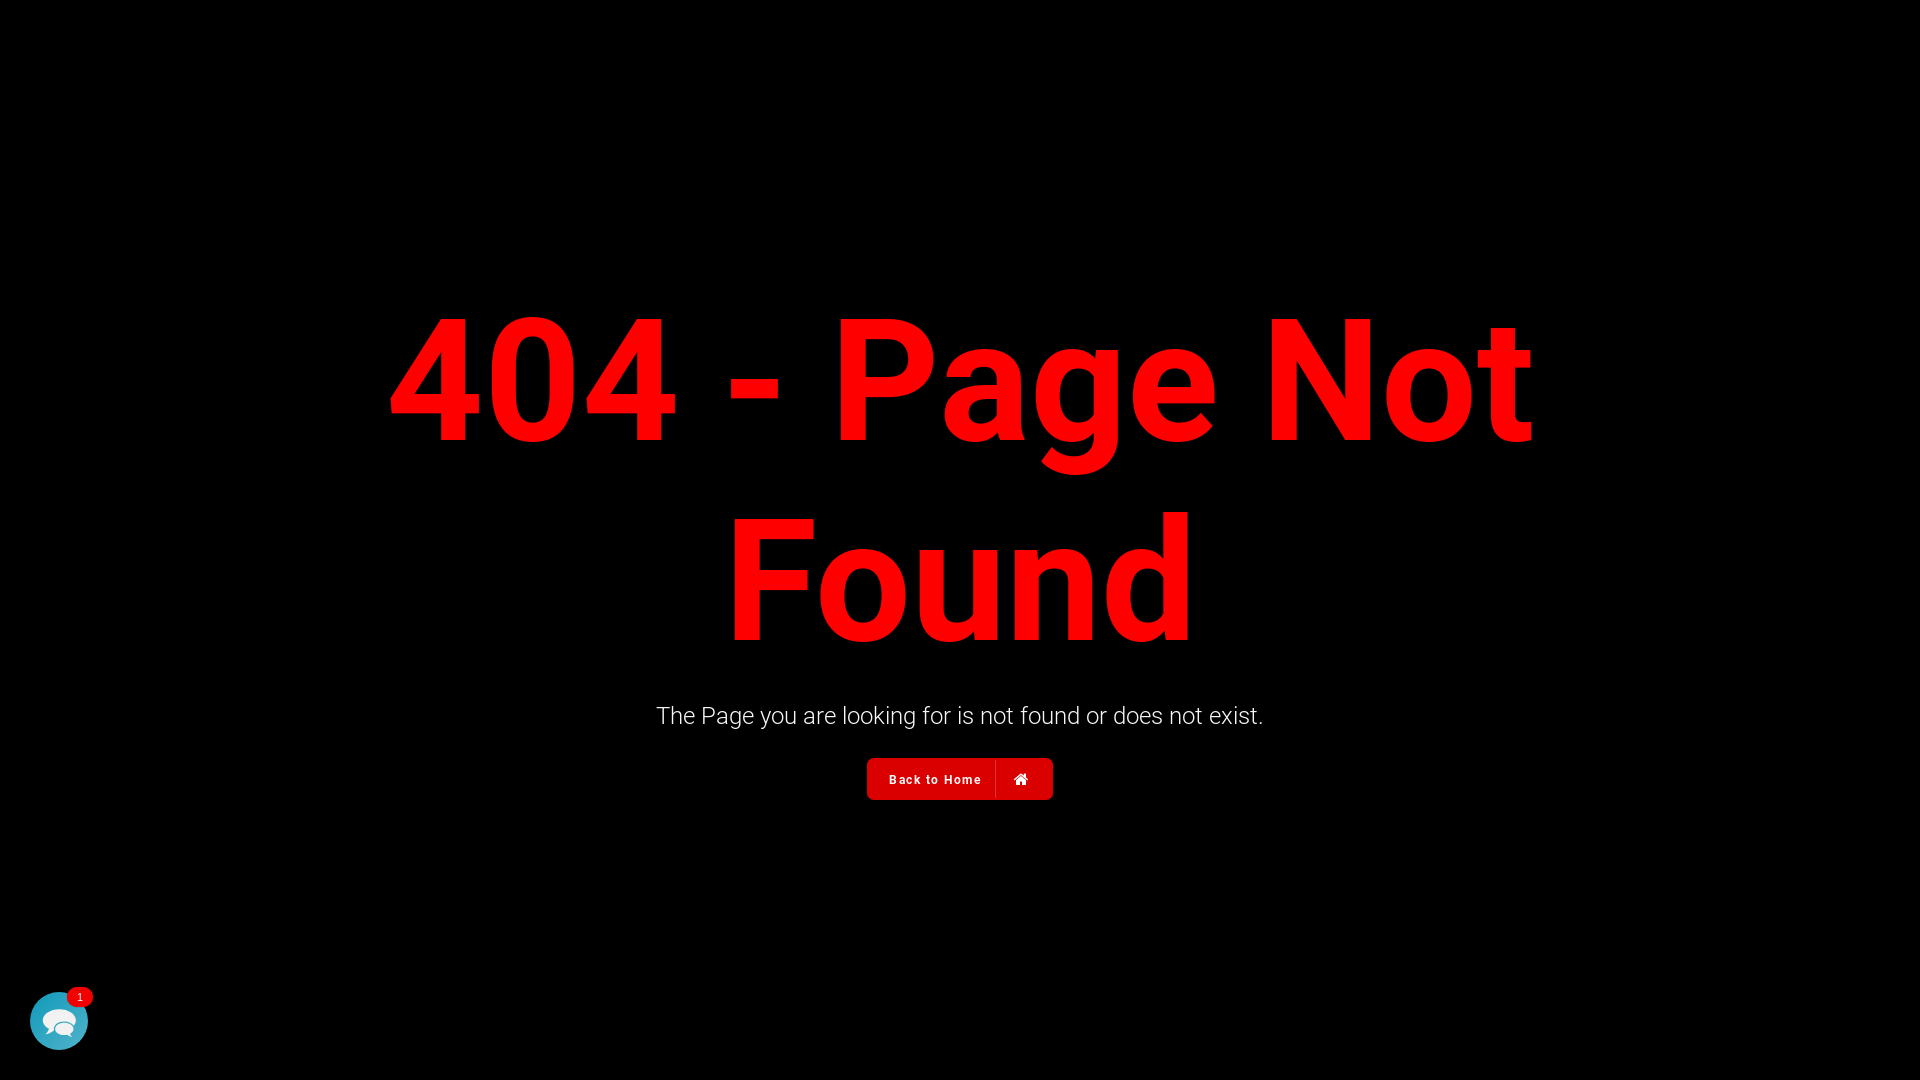  What do you see at coordinates (868, 778) in the screenshot?
I see `'Back to Home'` at bounding box center [868, 778].